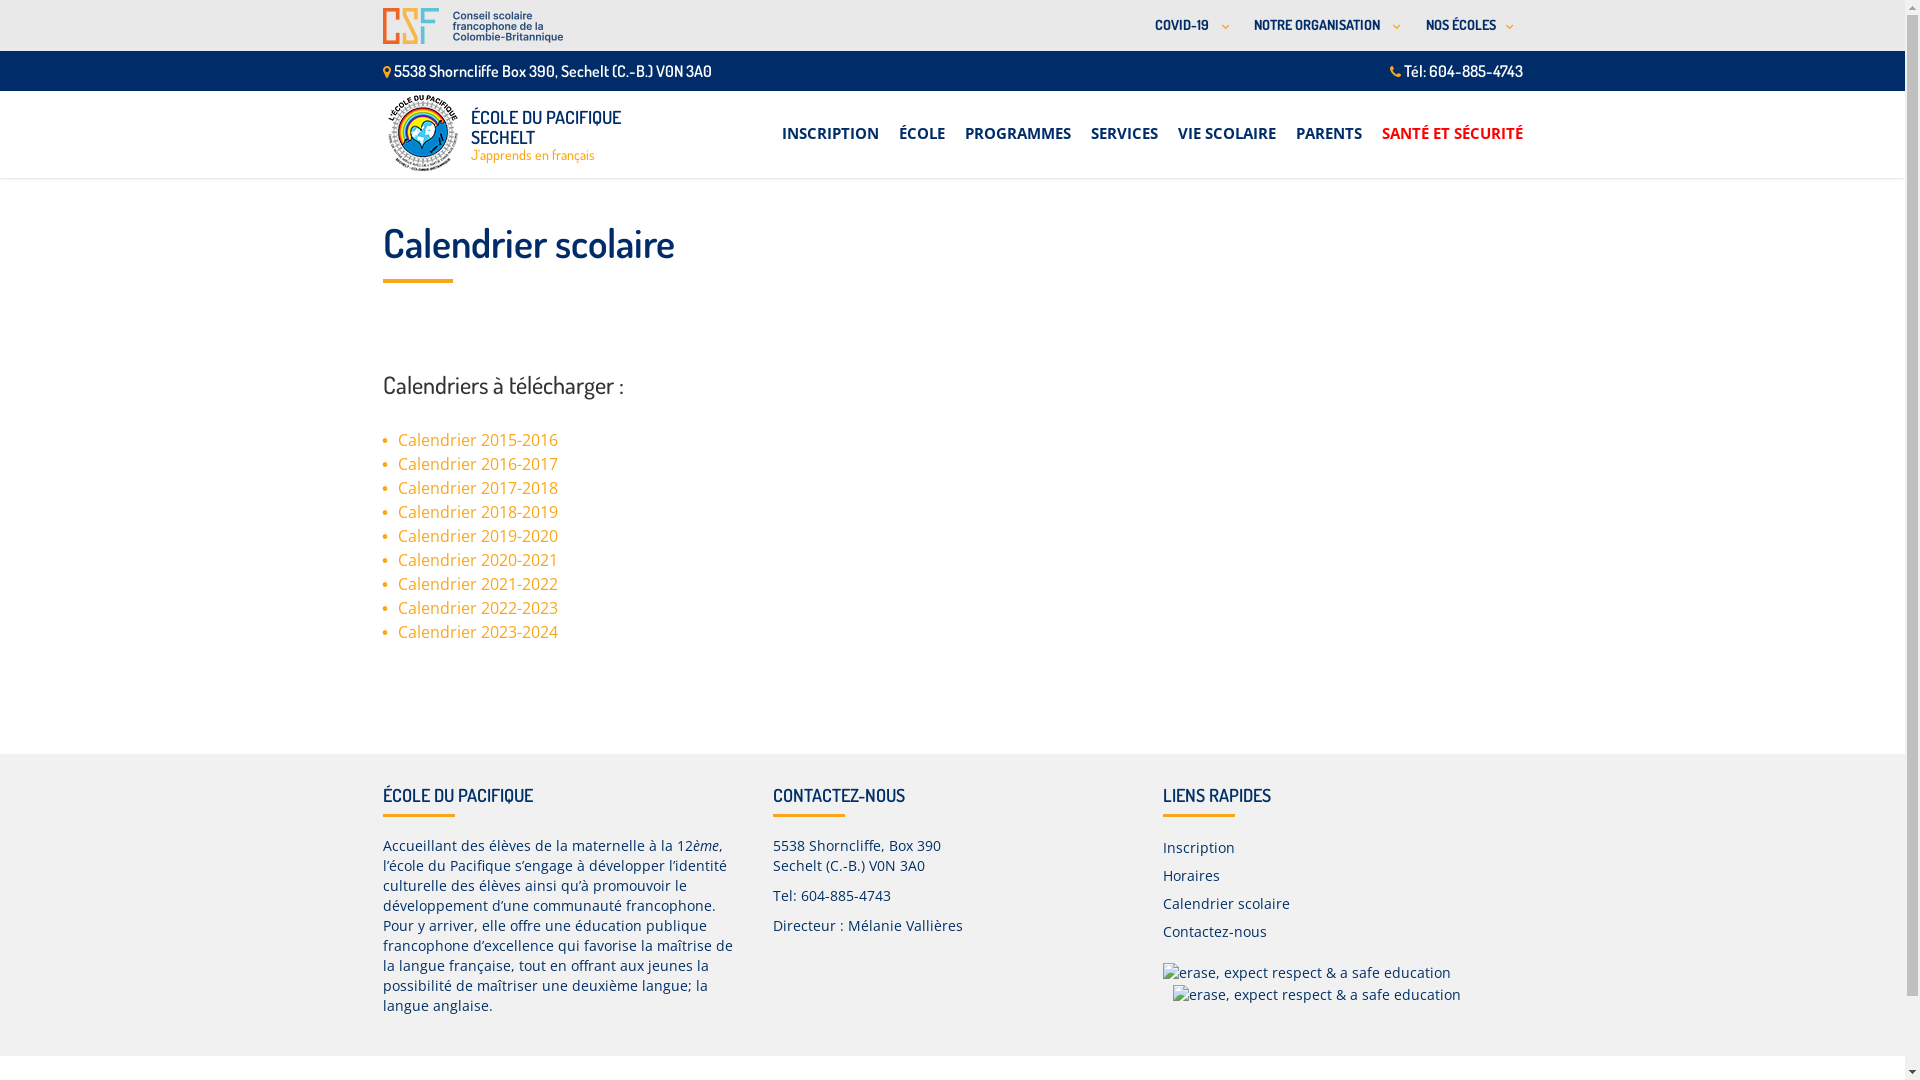 The image size is (1920, 1080). What do you see at coordinates (477, 463) in the screenshot?
I see `'Calendrier 2016-2017'` at bounding box center [477, 463].